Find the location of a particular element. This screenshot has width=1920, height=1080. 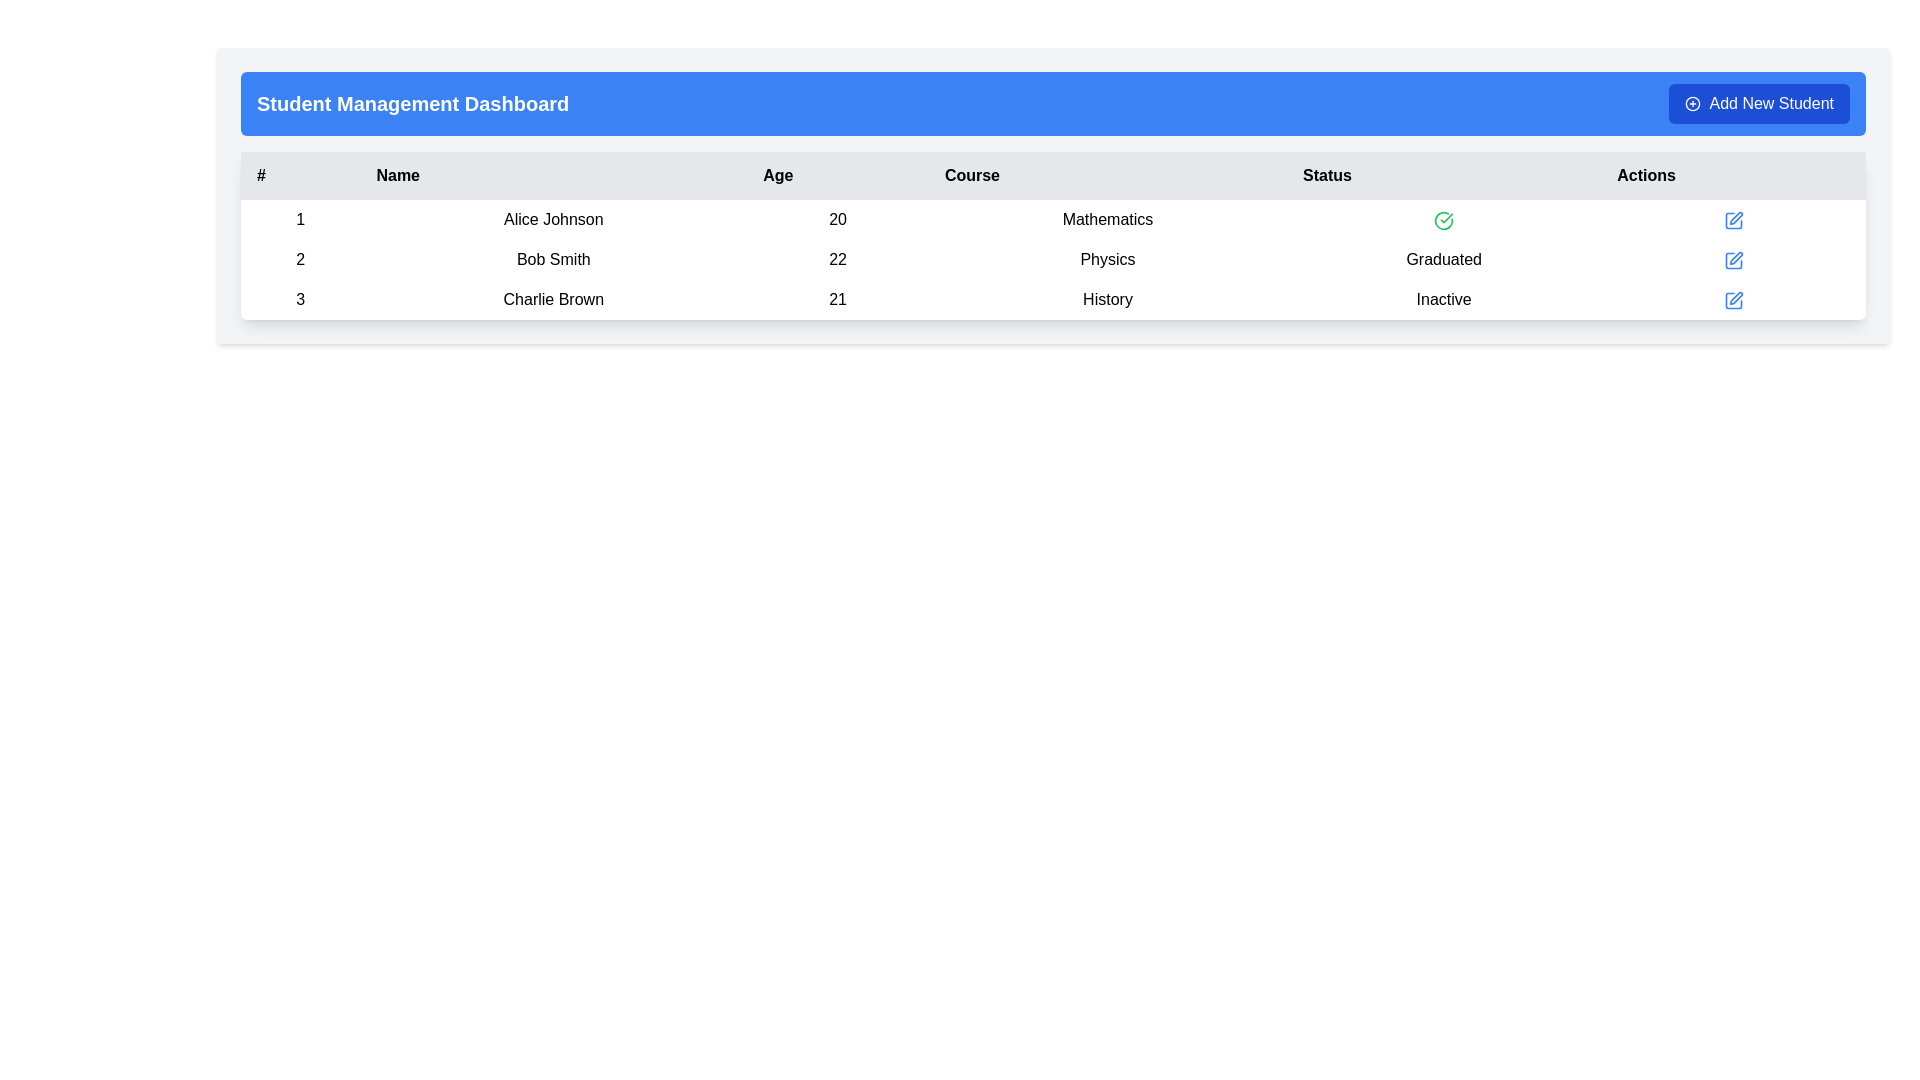

the header text element indicating 'Student Management Dashboard', located on the left-hand side of the blue rectangular header bar is located at coordinates (412, 104).